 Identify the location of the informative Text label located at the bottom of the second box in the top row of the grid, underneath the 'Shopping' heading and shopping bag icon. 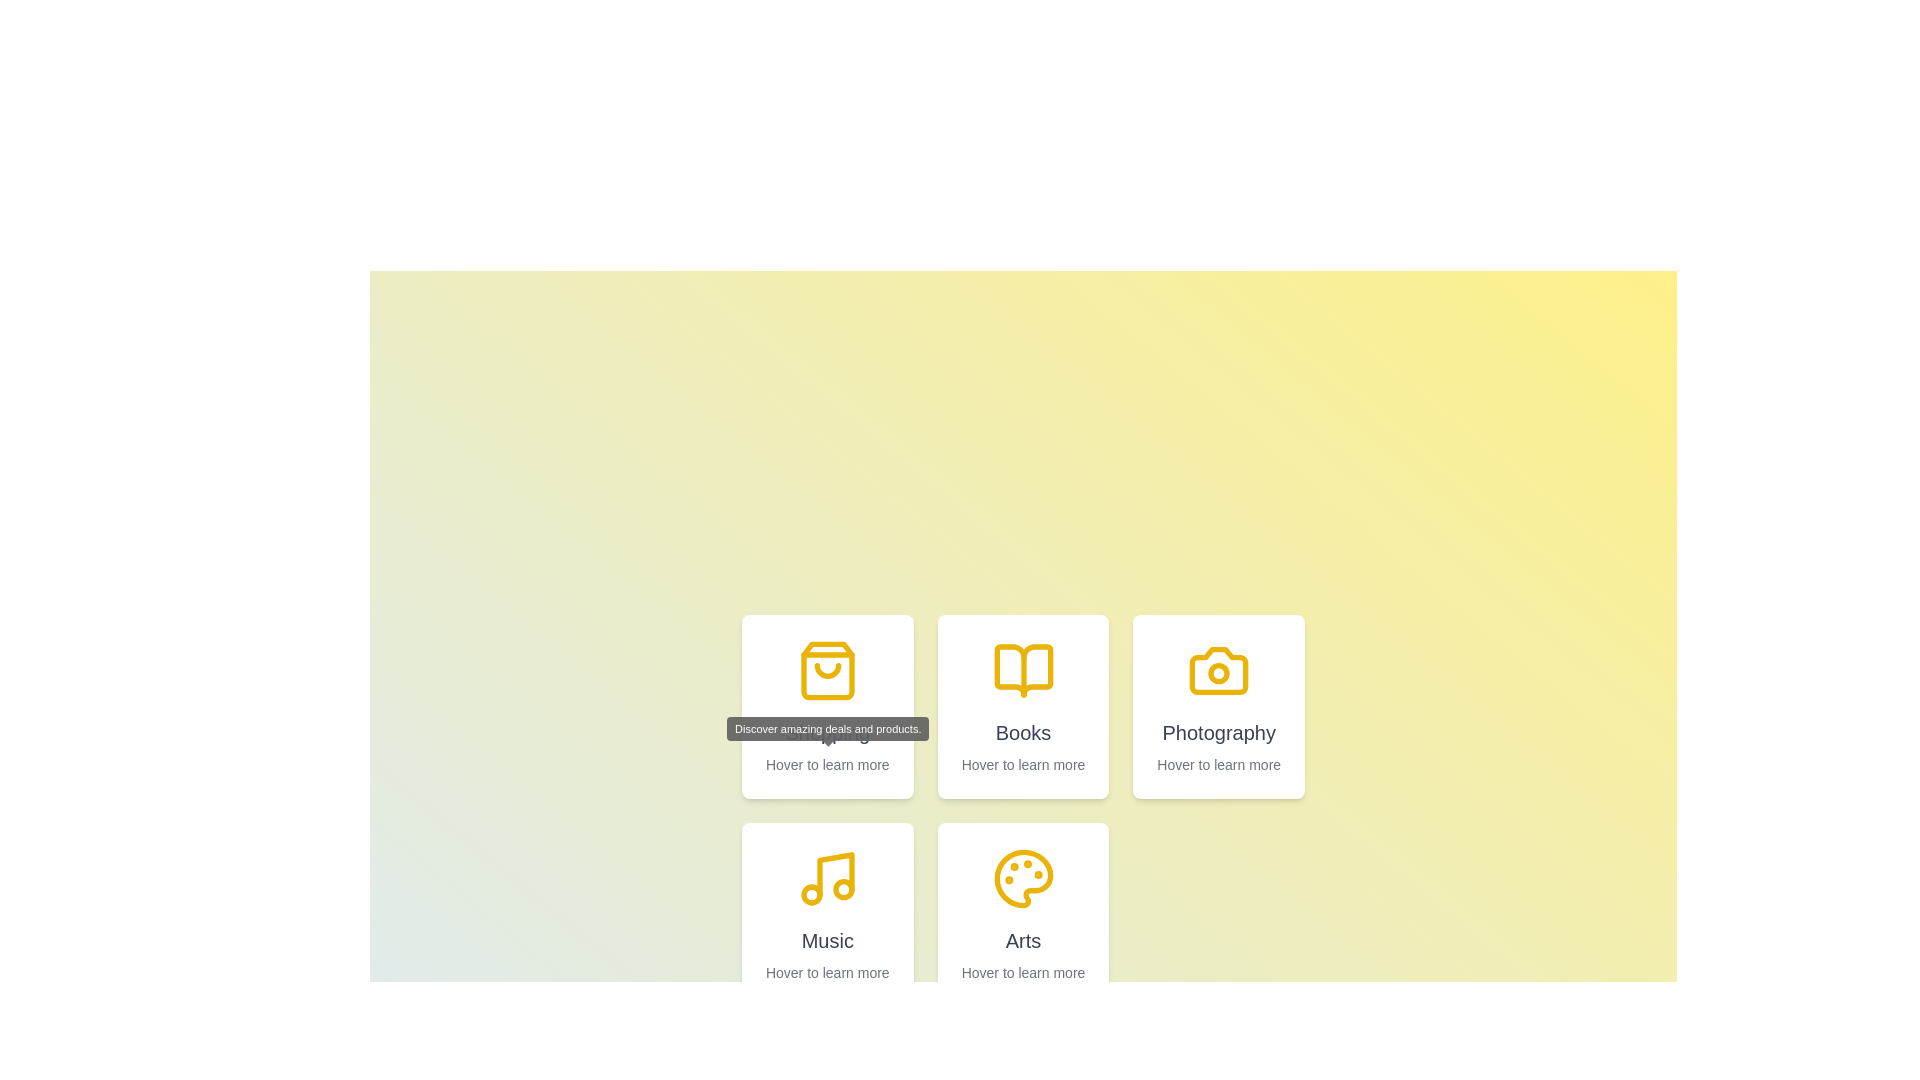
(827, 764).